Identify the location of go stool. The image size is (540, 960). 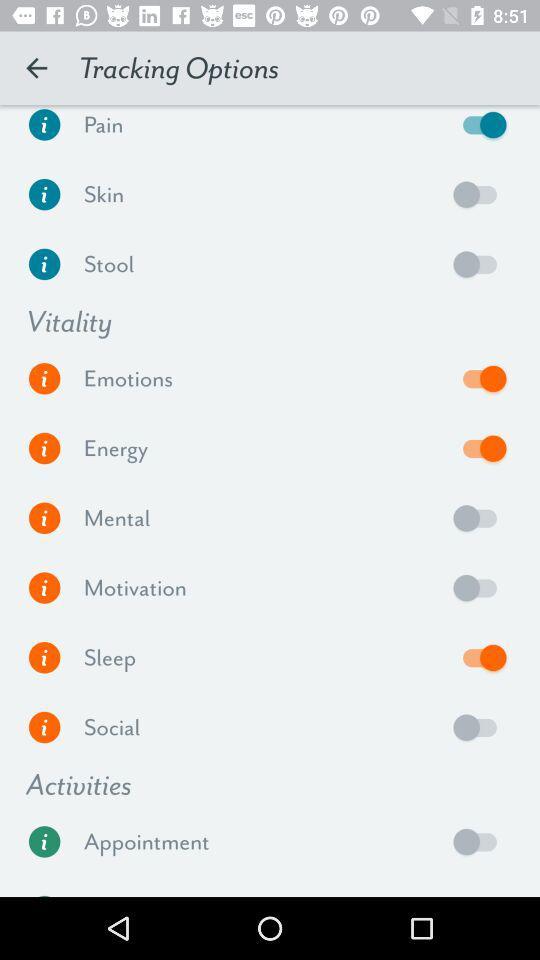
(44, 263).